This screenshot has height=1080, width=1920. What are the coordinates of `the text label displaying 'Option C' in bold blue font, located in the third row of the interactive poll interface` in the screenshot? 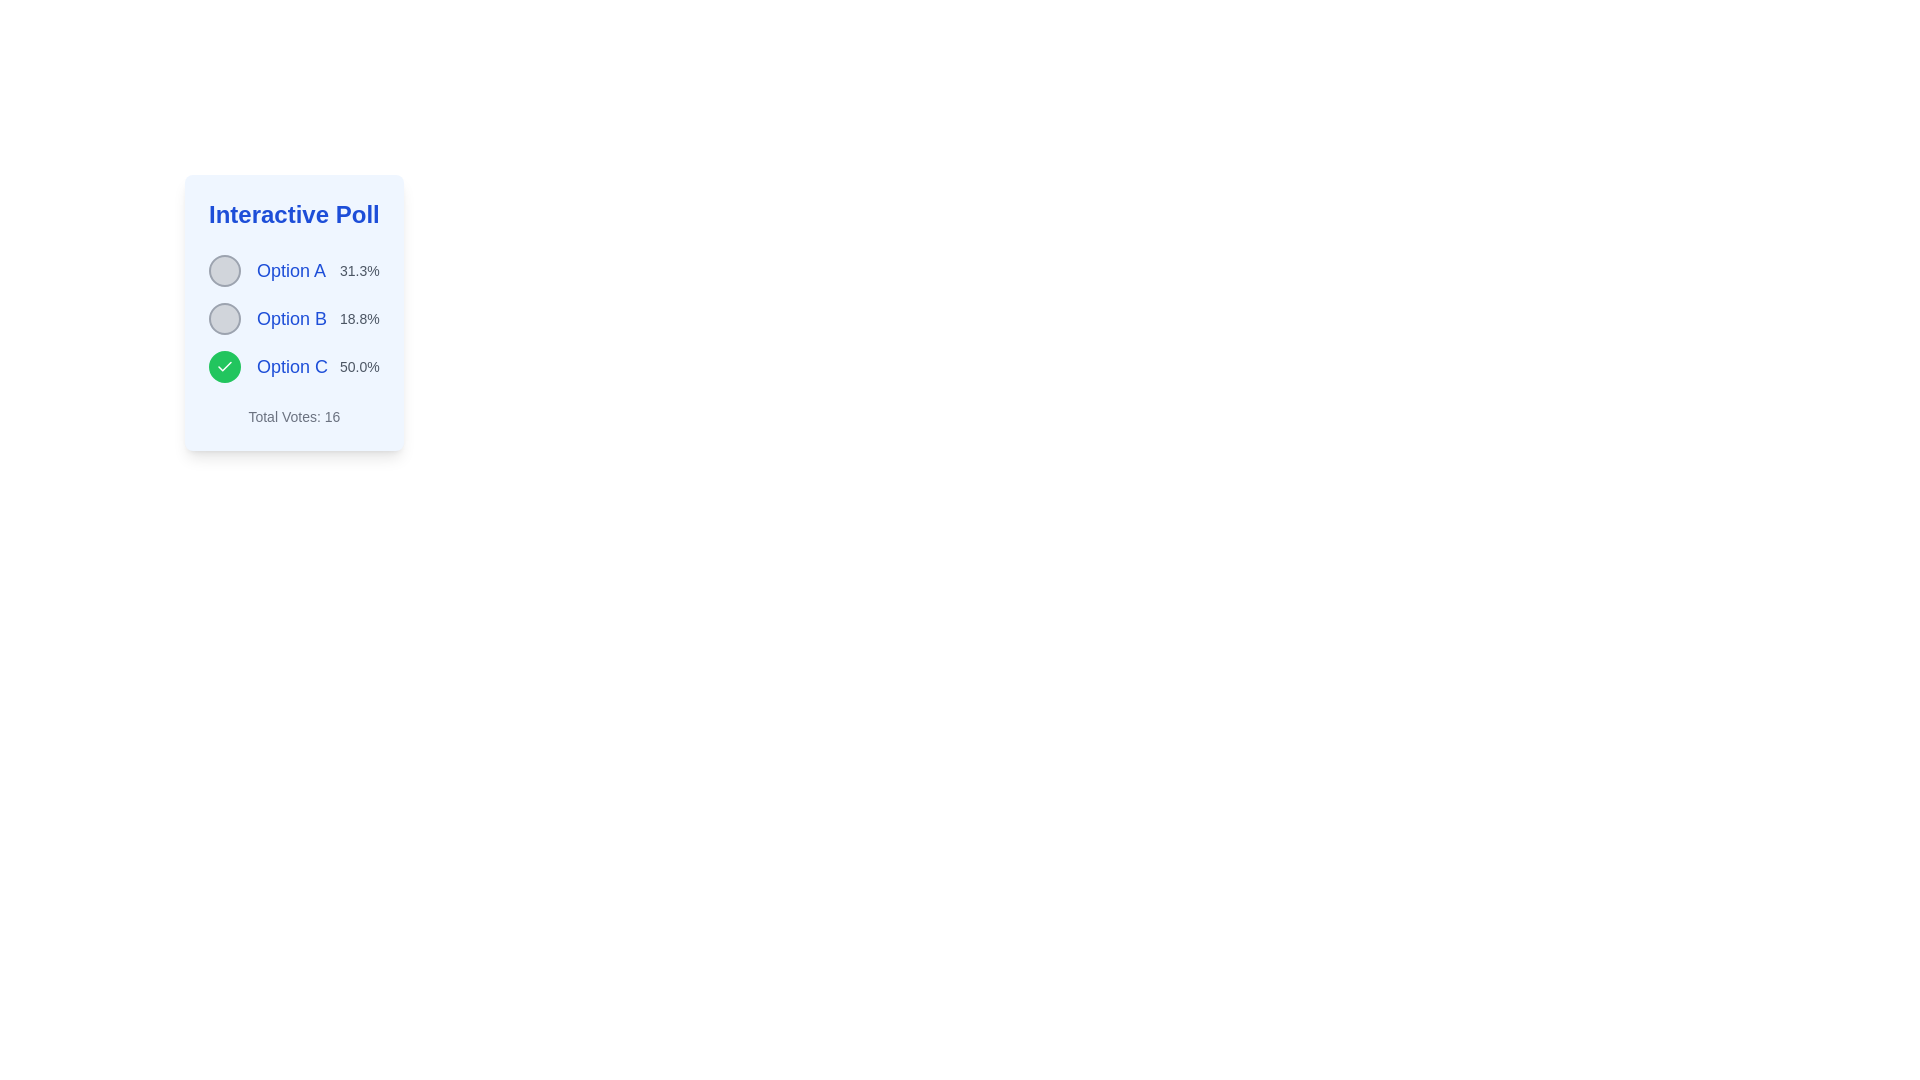 It's located at (267, 366).